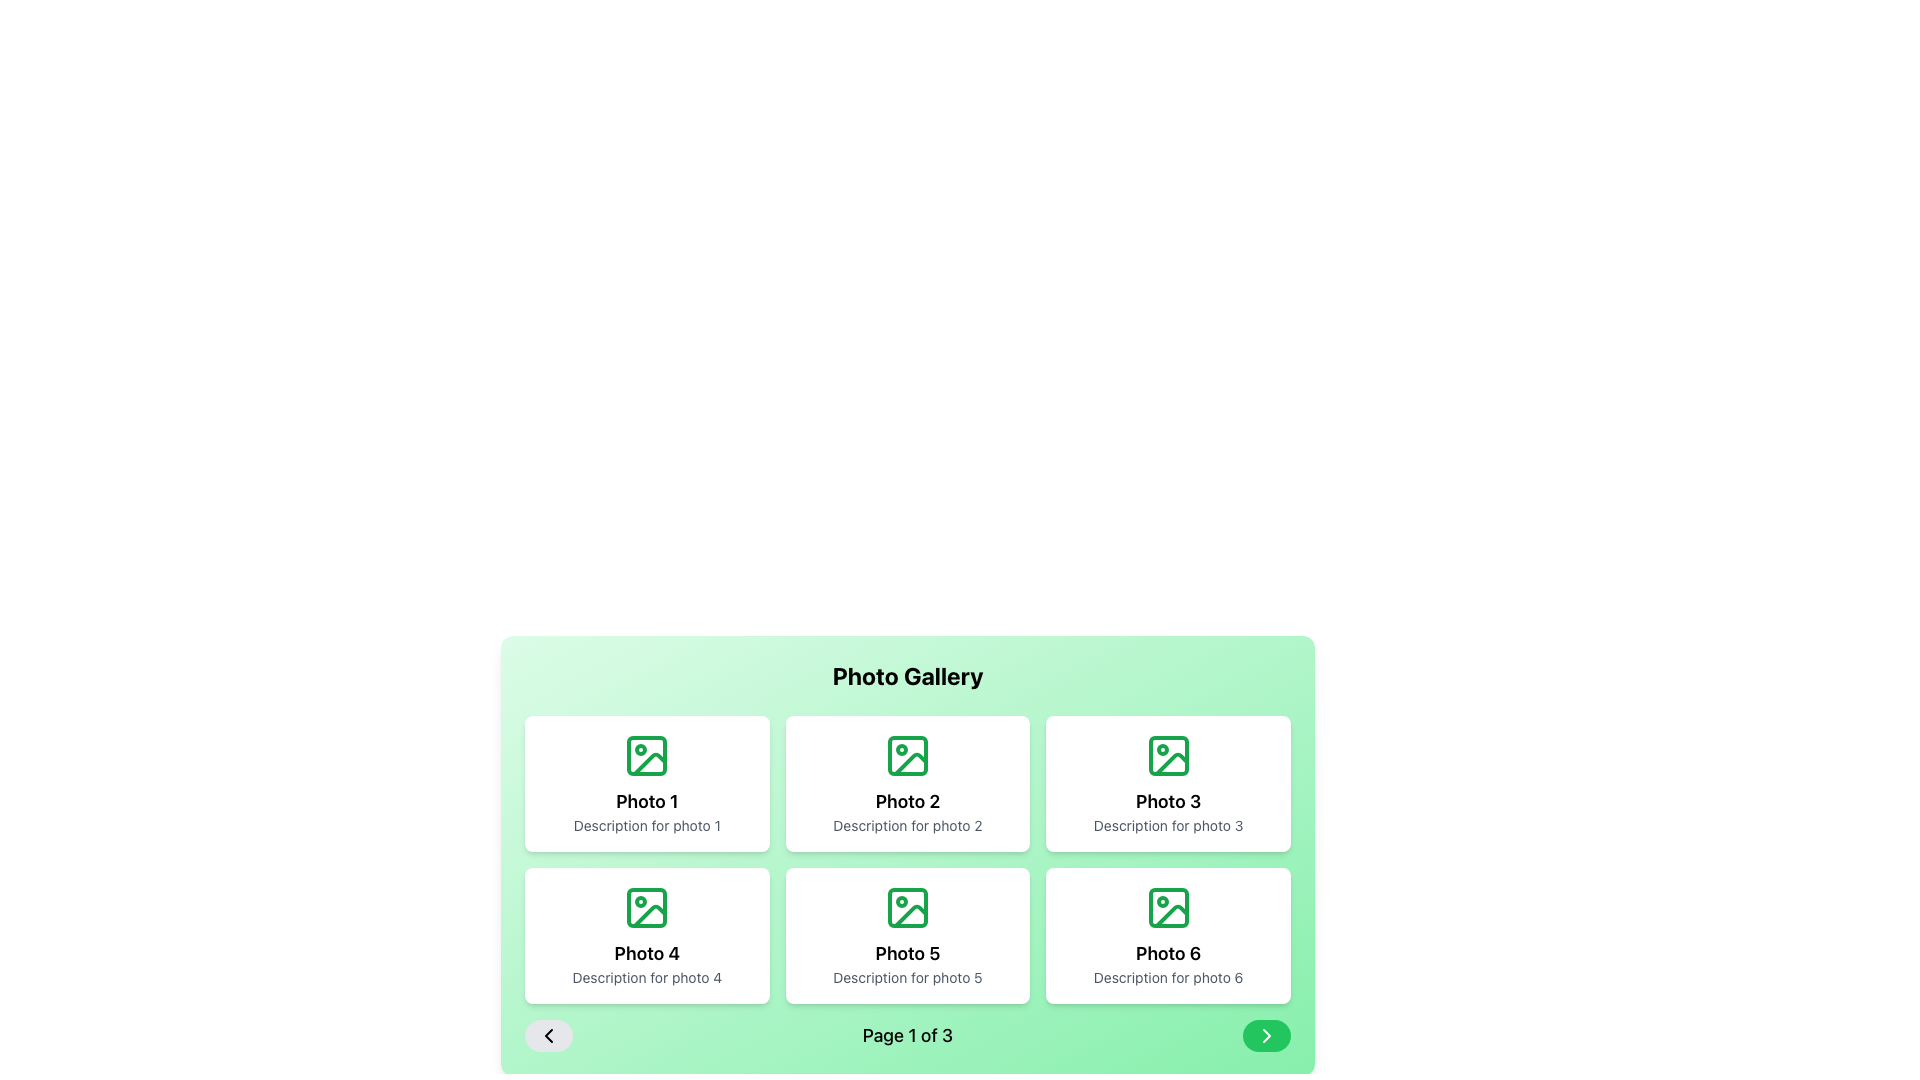 The image size is (1920, 1080). I want to click on the second card in the photo gallery that displays an image and text, situated between 'Photo 1' and 'Photo 3', so click(906, 782).